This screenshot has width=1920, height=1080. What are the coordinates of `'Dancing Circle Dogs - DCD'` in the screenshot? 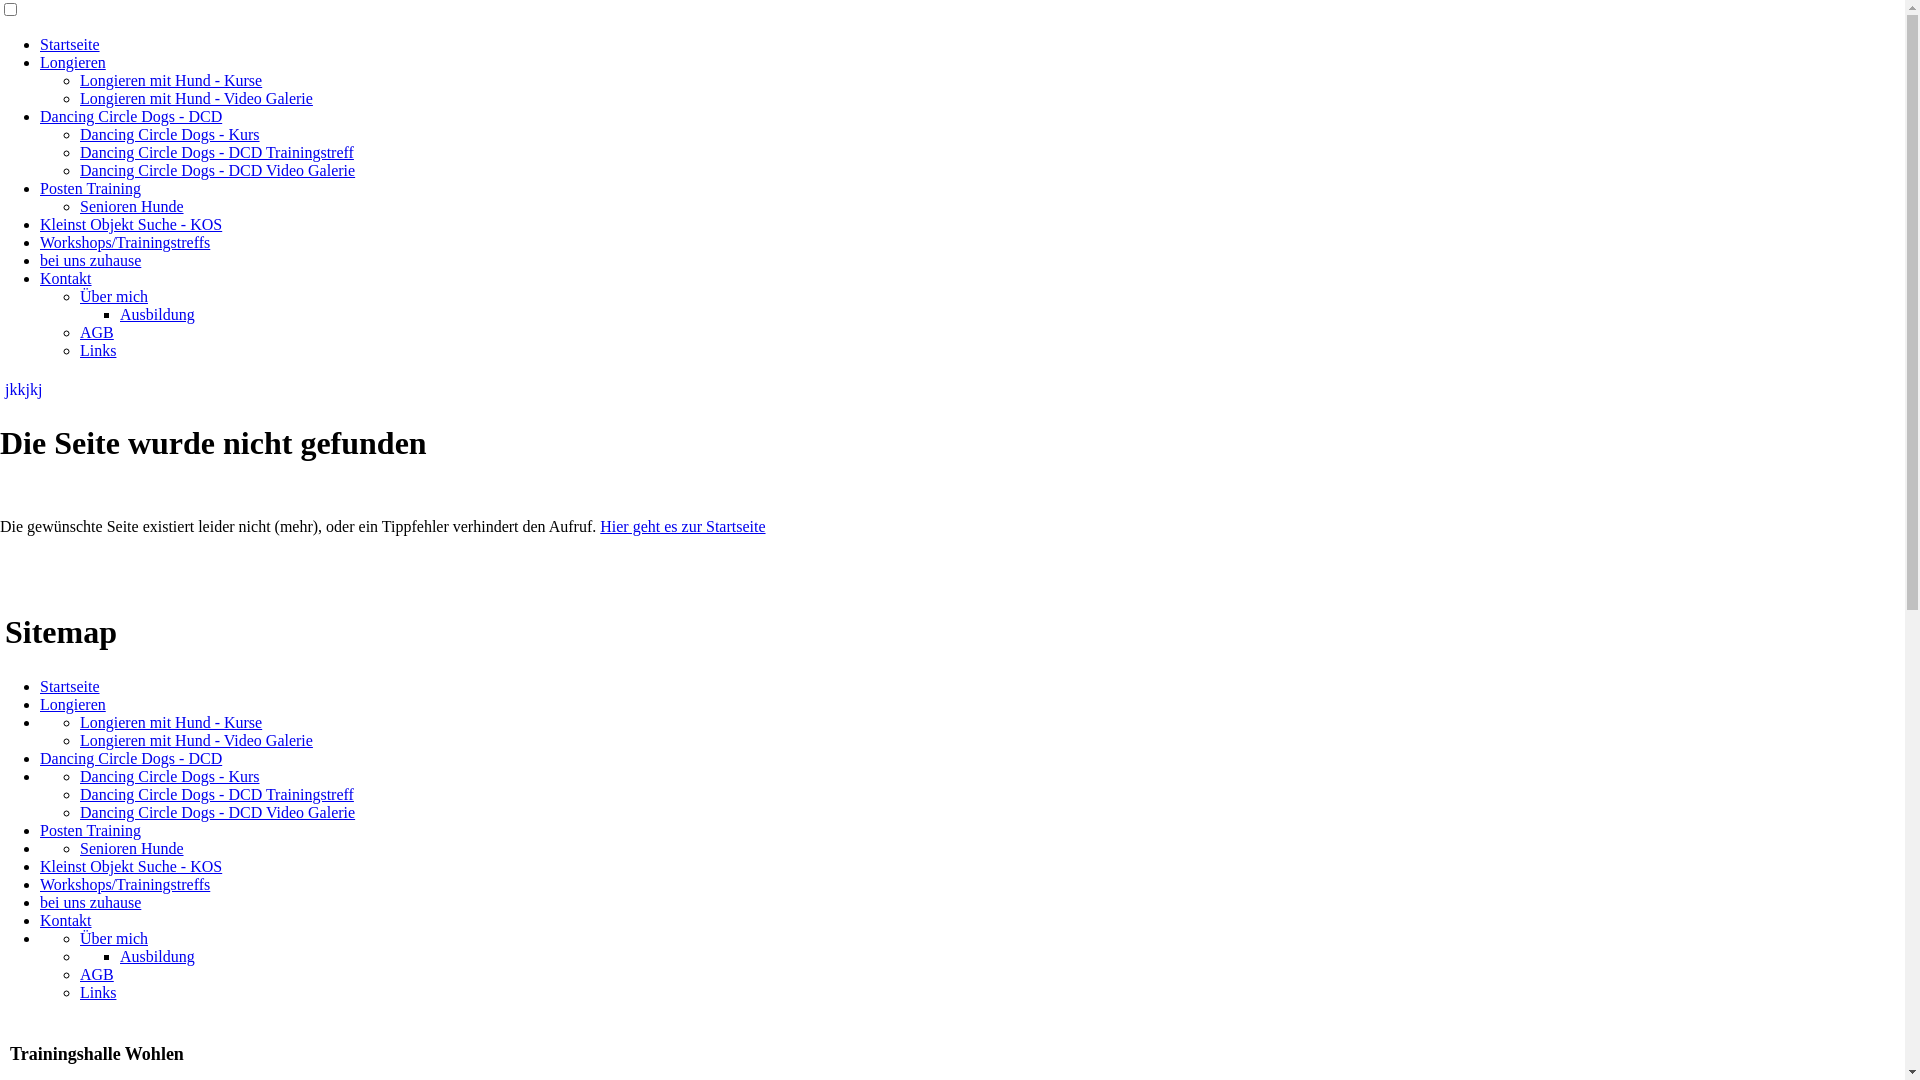 It's located at (129, 116).